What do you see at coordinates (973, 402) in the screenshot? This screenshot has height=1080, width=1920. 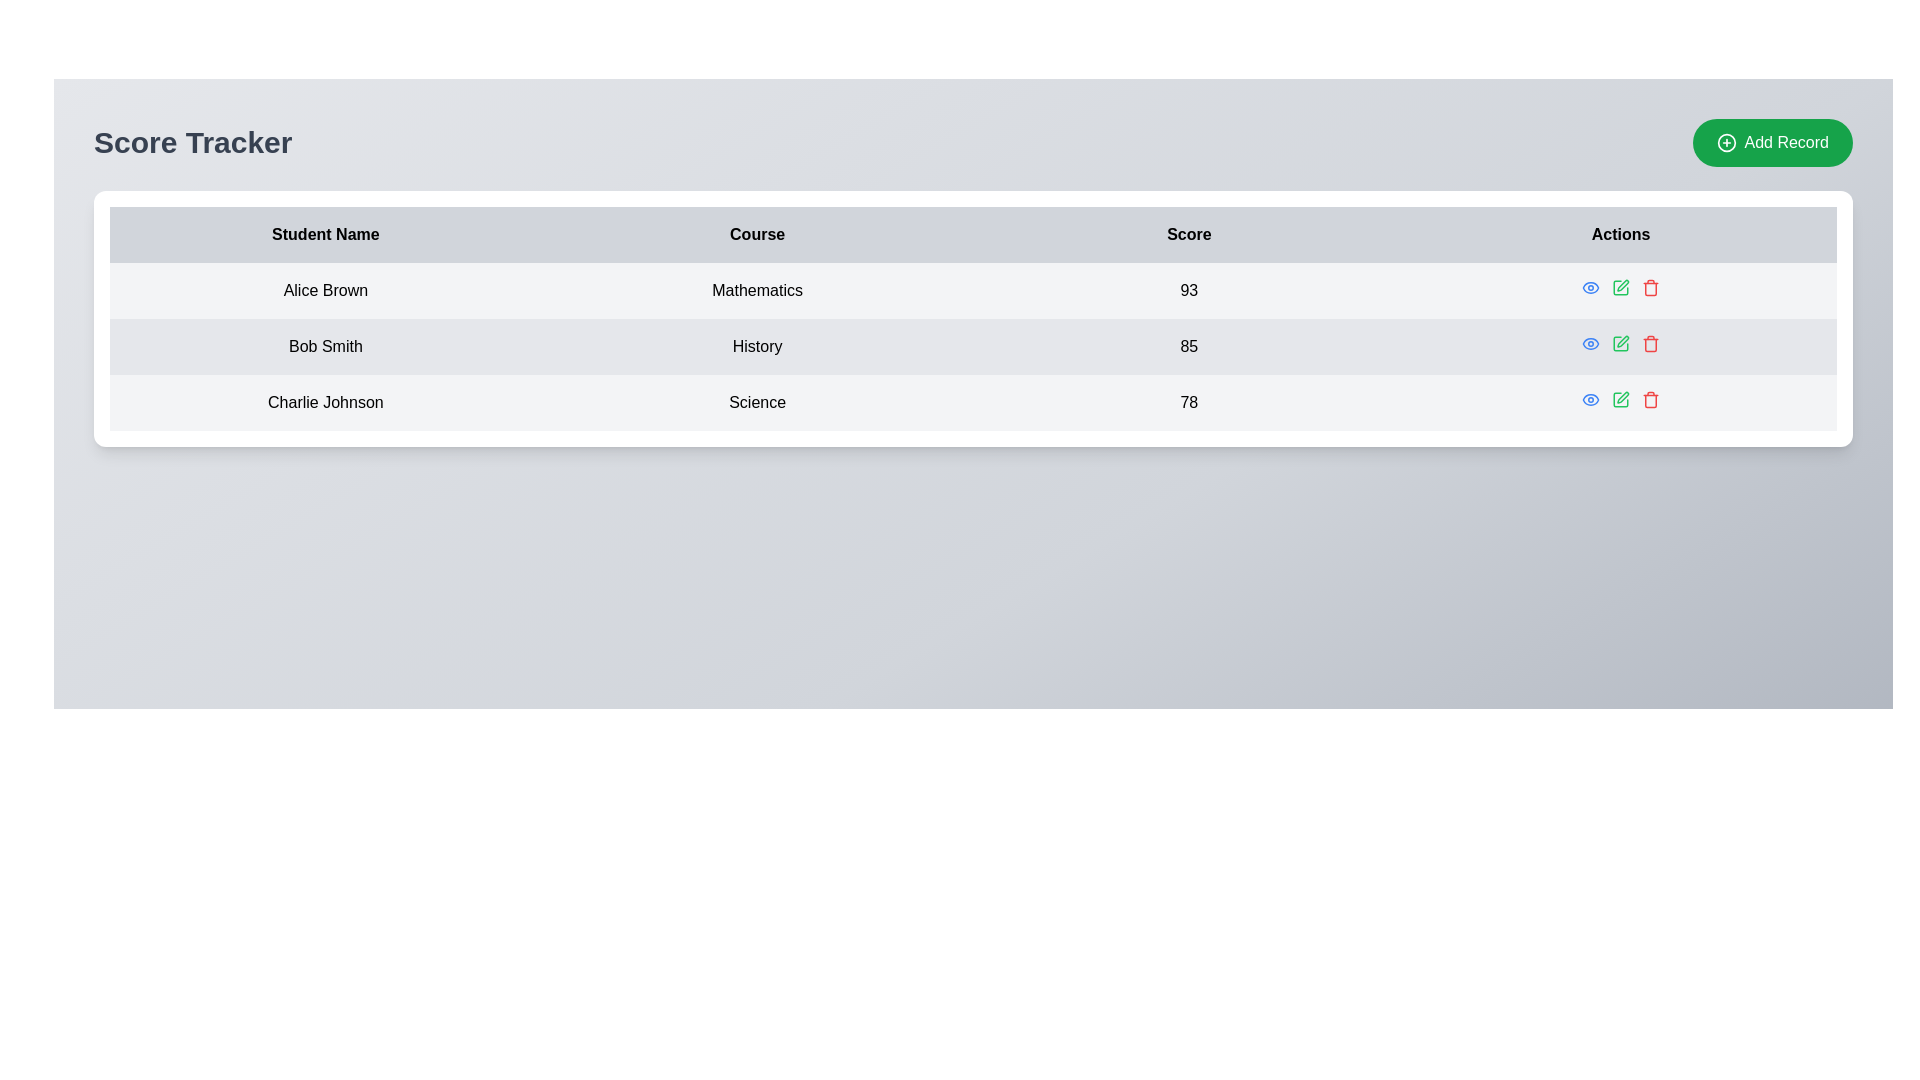 I see `the third table row displaying the data record for student 'Charlie Johnson'` at bounding box center [973, 402].